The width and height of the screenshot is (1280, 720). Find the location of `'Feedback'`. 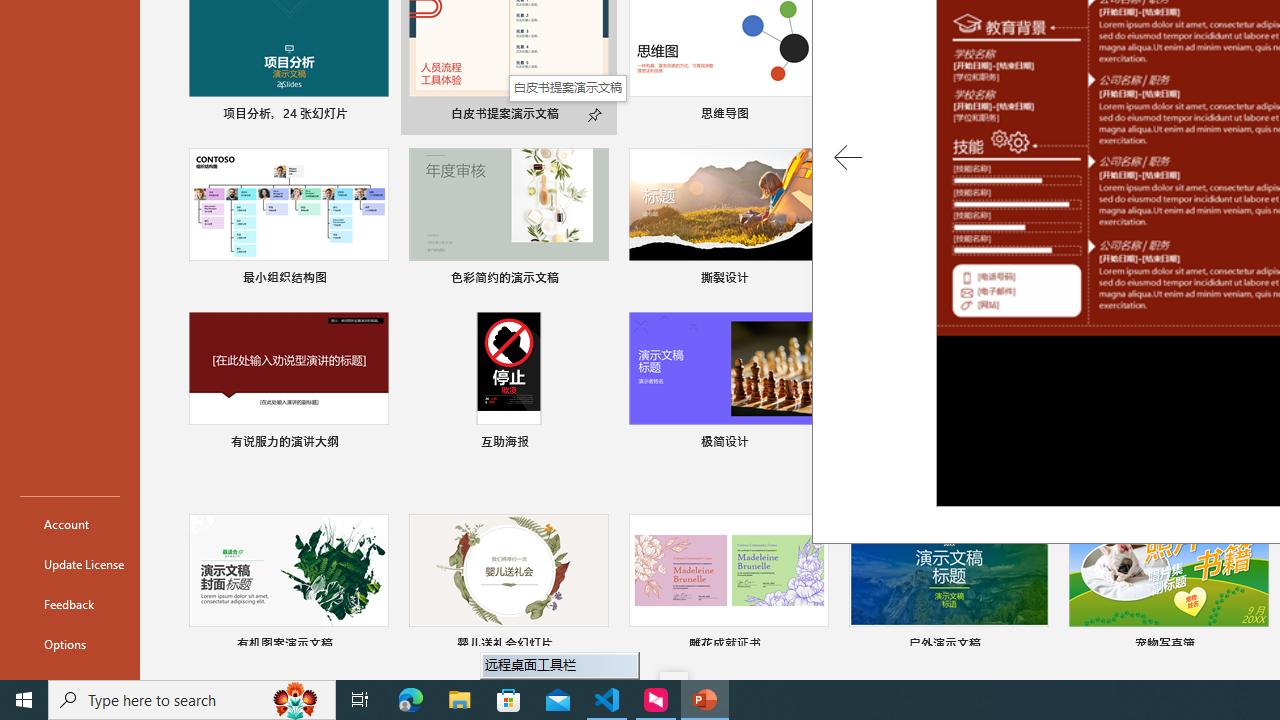

'Feedback' is located at coordinates (69, 603).